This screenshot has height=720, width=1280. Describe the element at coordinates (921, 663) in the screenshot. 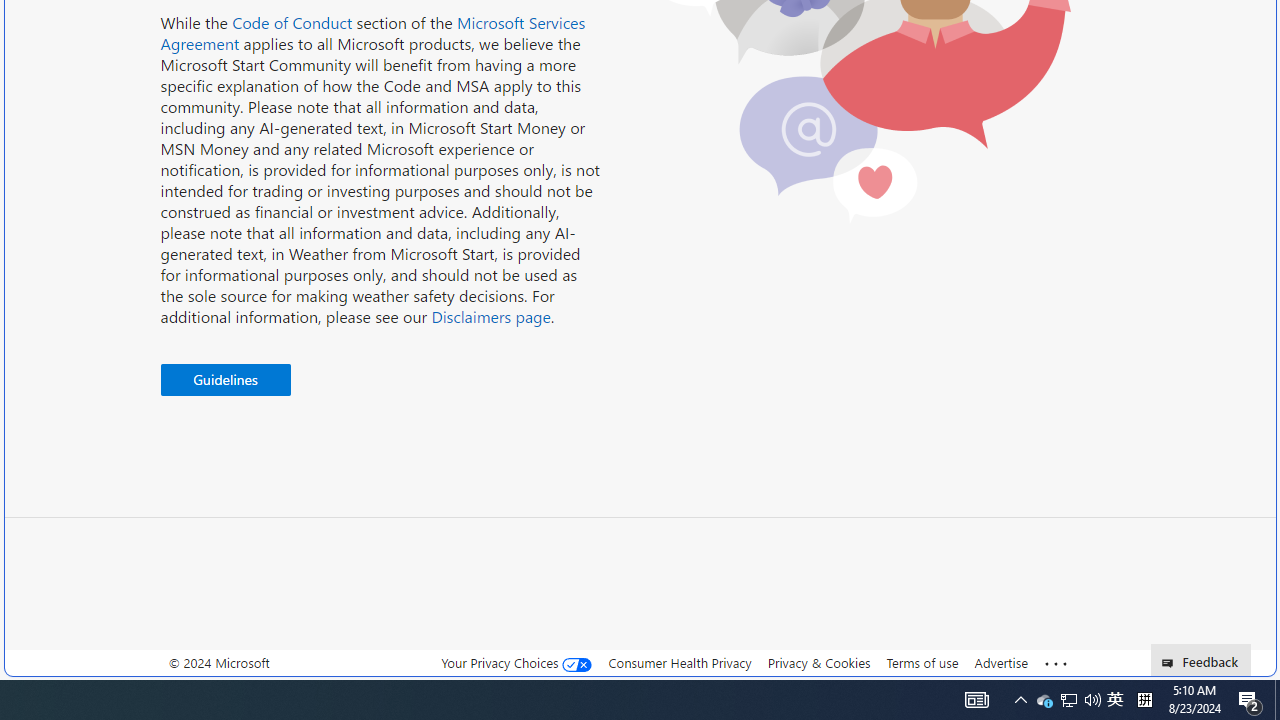

I see `'Terms of use'` at that location.